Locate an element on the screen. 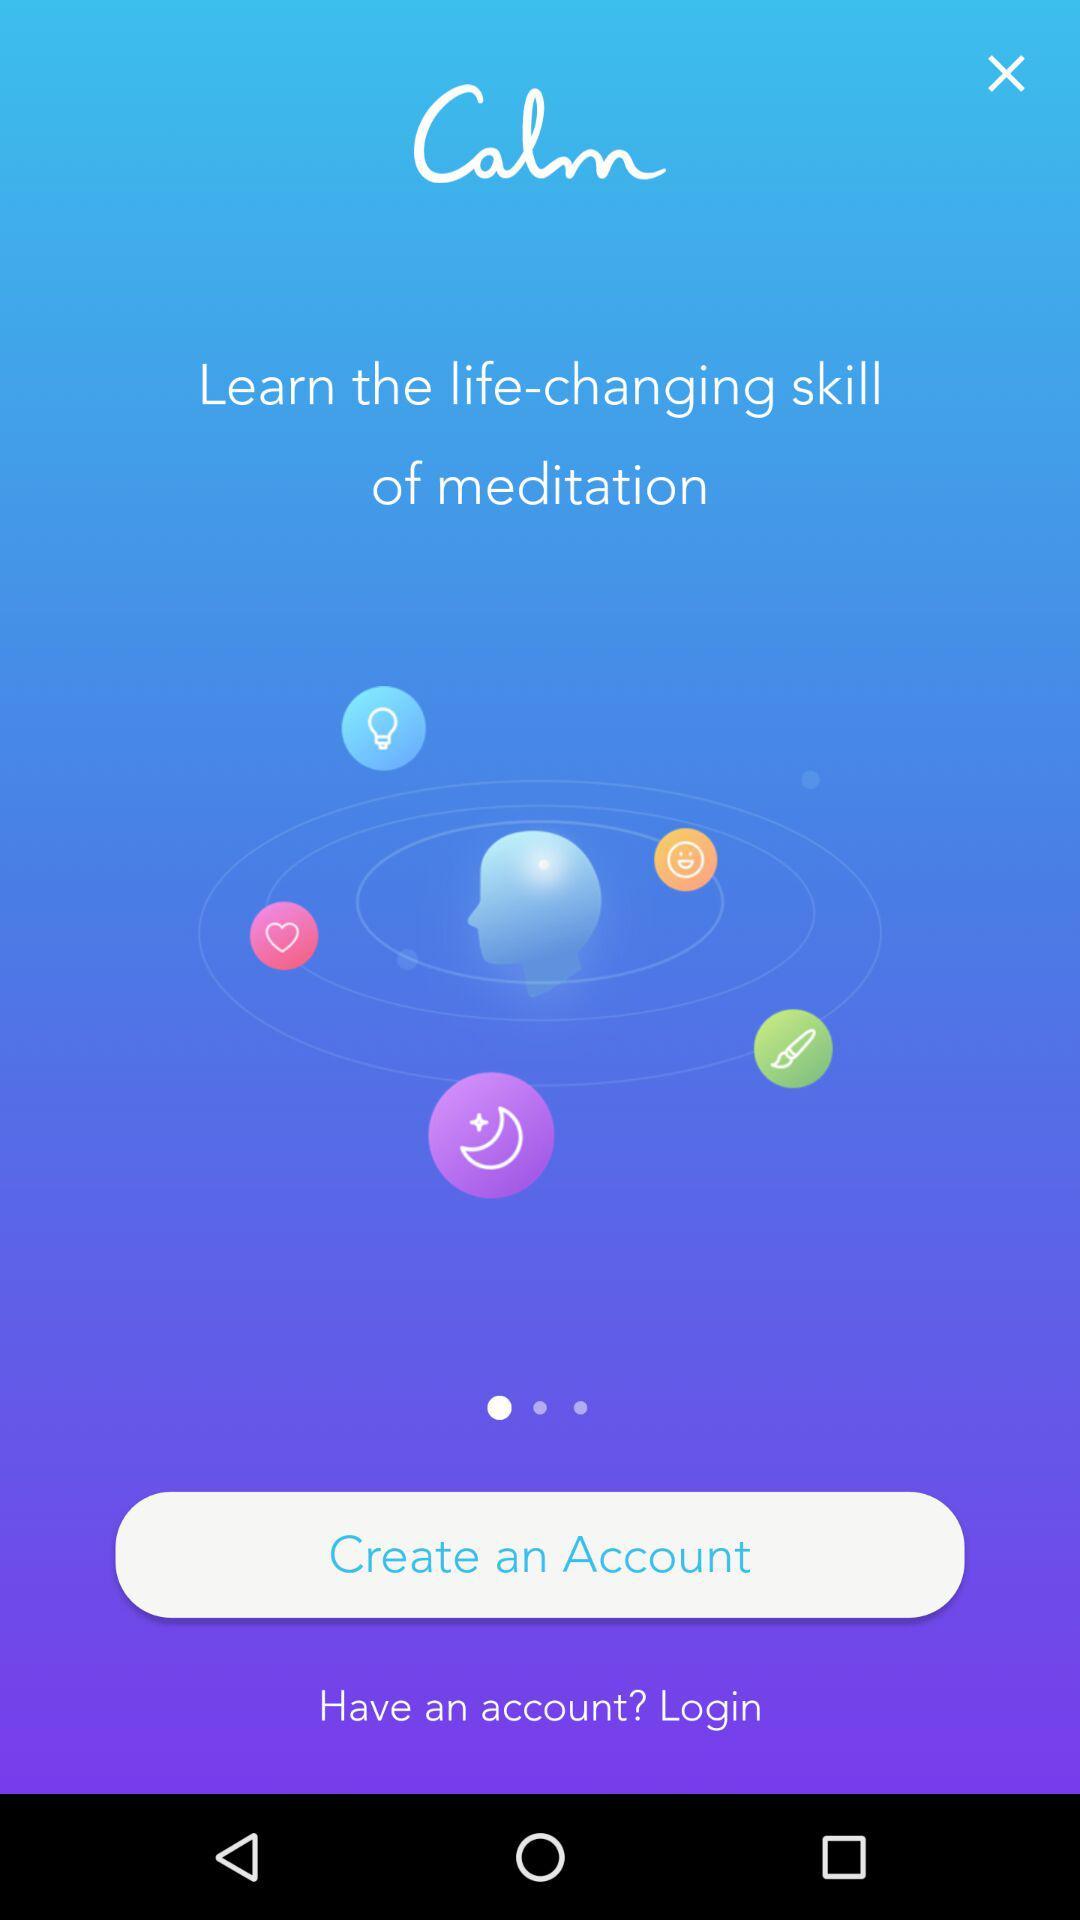 The width and height of the screenshot is (1080, 1920). the close icon is located at coordinates (1006, 73).